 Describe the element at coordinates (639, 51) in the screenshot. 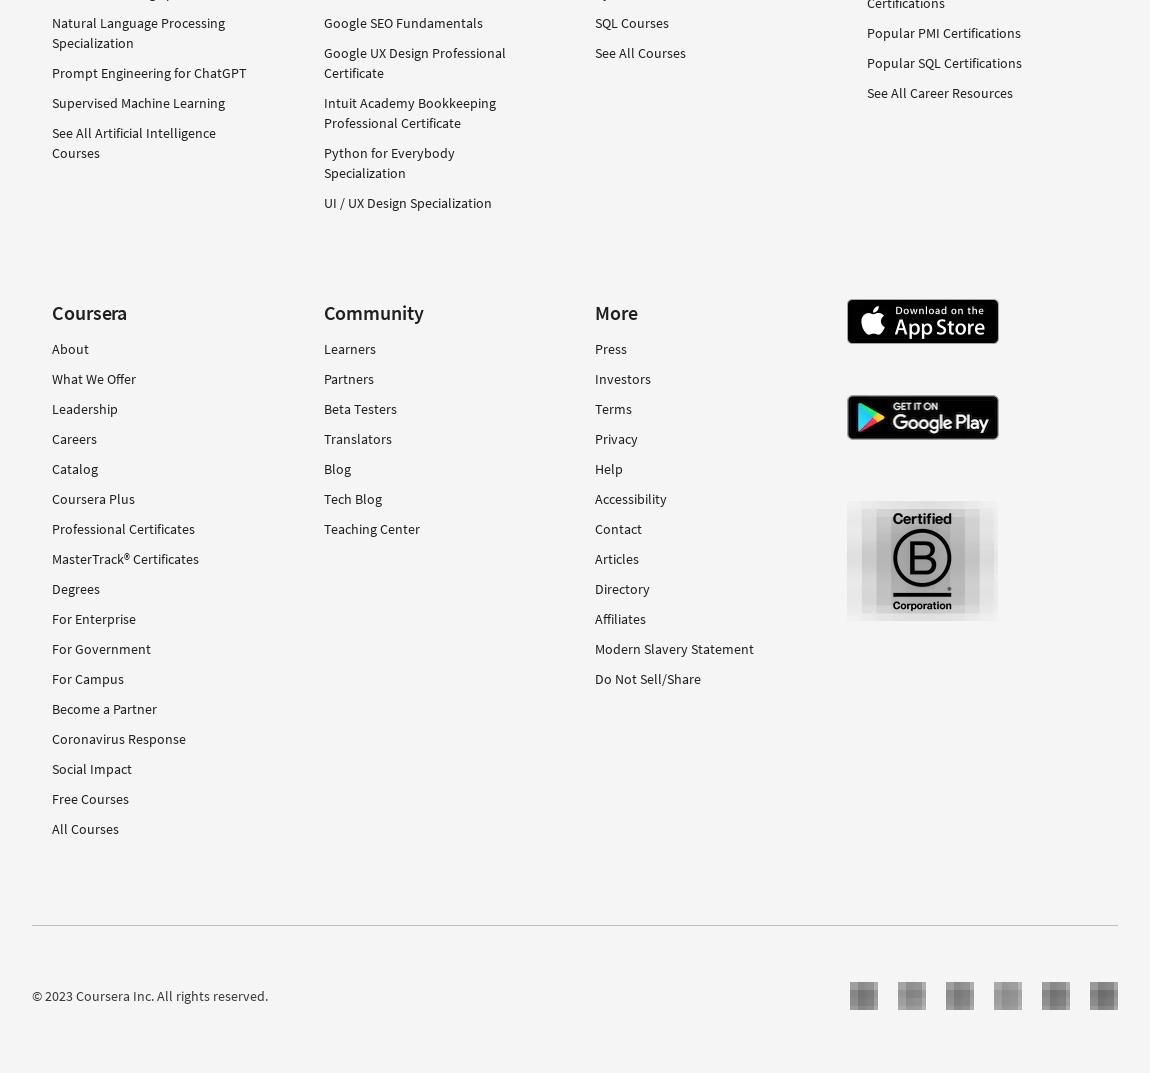

I see `'See All Courses'` at that location.